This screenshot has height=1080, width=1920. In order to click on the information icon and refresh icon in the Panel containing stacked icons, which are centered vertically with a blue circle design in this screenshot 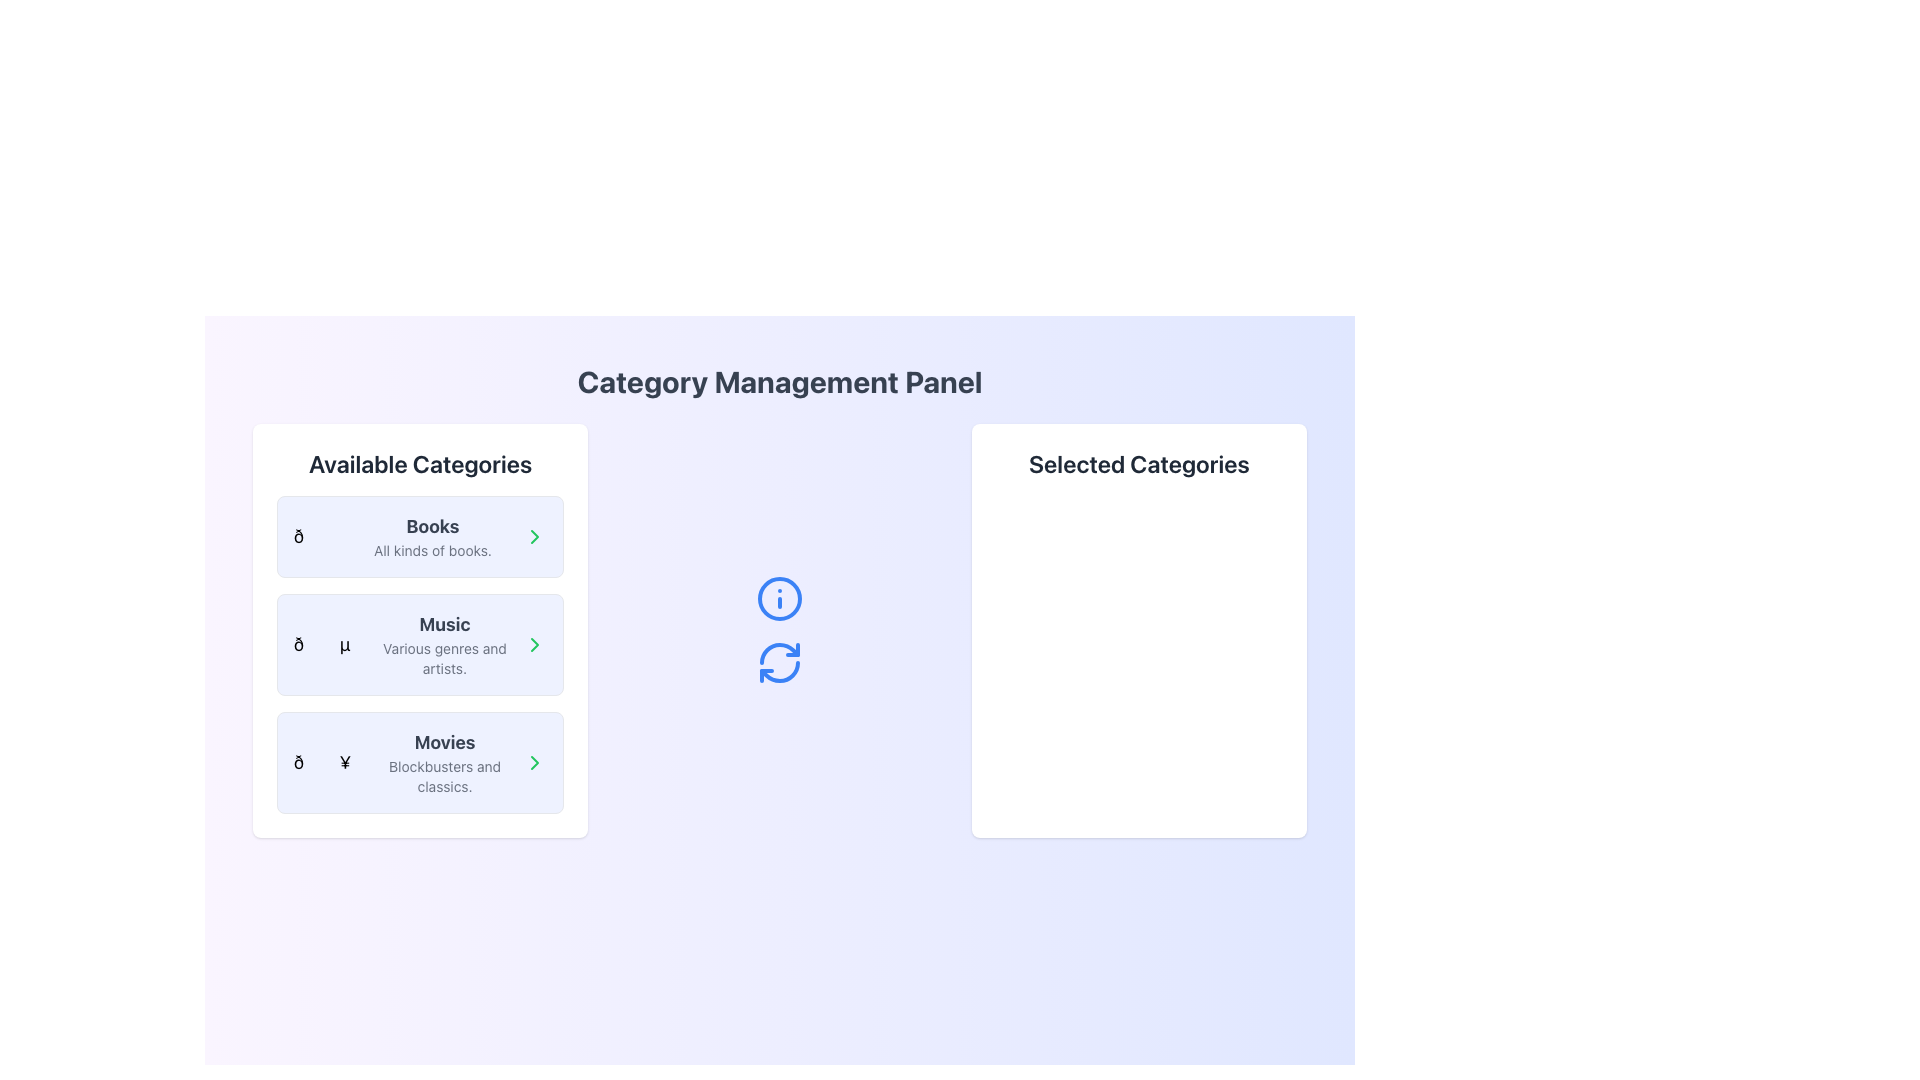, I will do `click(778, 631)`.